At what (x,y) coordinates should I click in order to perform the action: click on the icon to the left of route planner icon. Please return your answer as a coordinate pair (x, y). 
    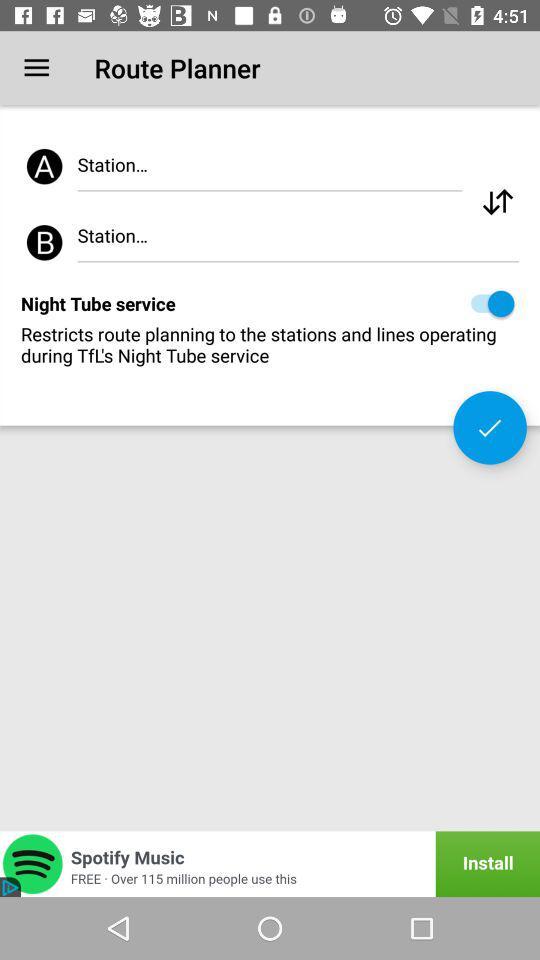
    Looking at the image, I should click on (36, 68).